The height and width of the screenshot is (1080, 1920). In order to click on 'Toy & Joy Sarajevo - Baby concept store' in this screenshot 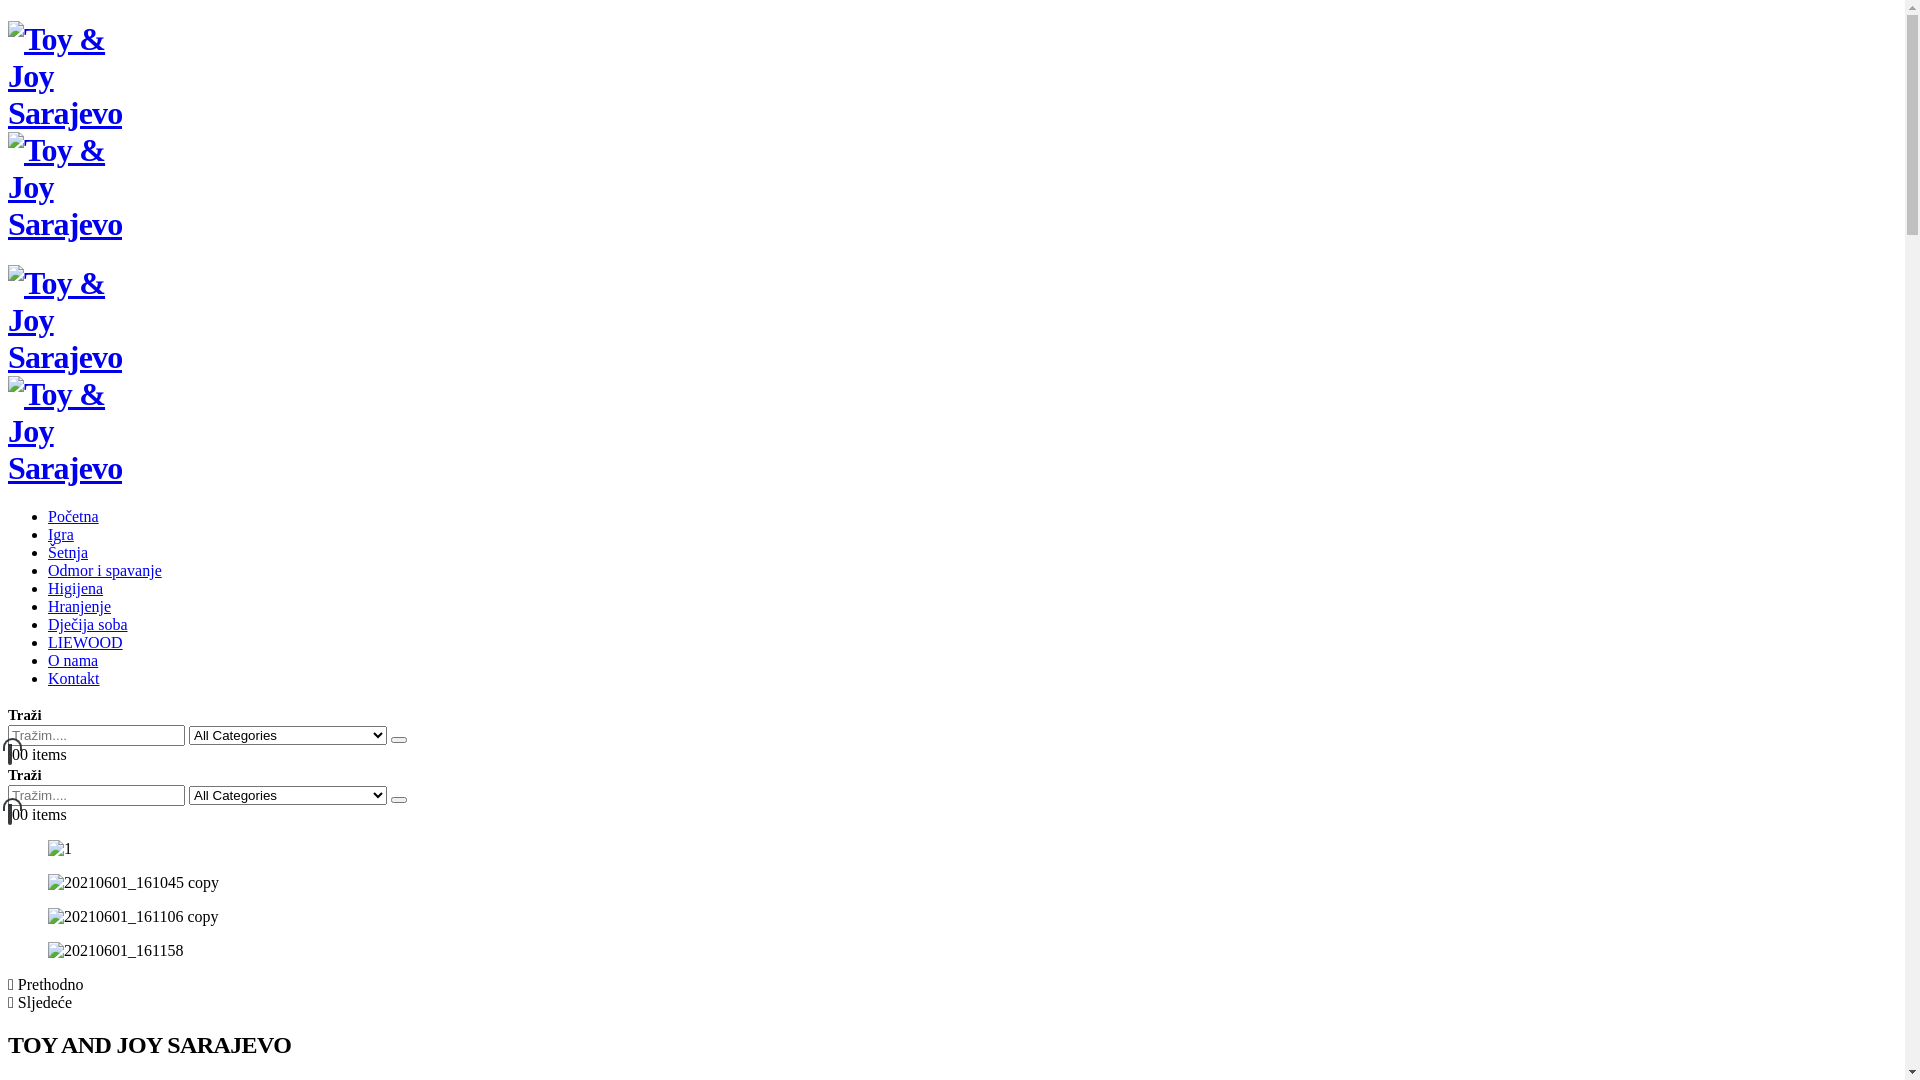, I will do `click(65, 167)`.